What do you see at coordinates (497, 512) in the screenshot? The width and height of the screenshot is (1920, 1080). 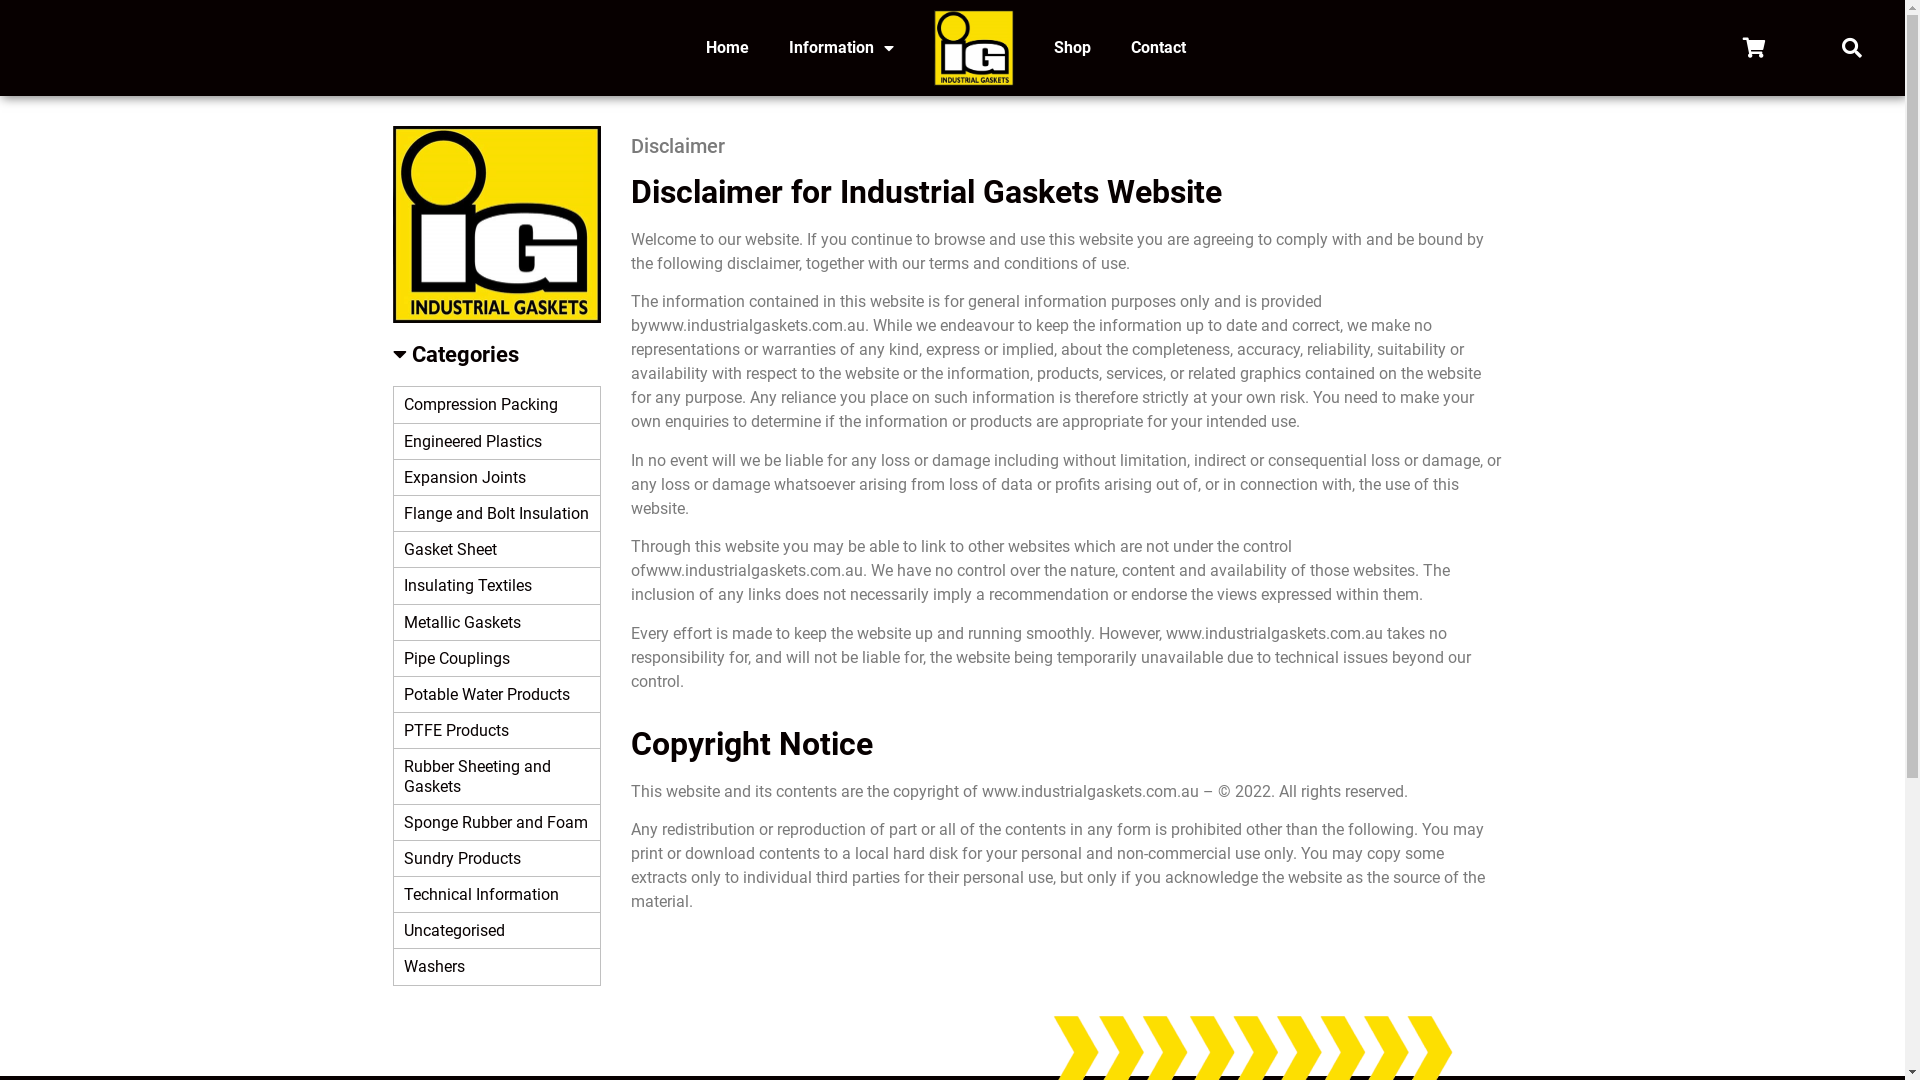 I see `'Flange and Bolt Insulation'` at bounding box center [497, 512].